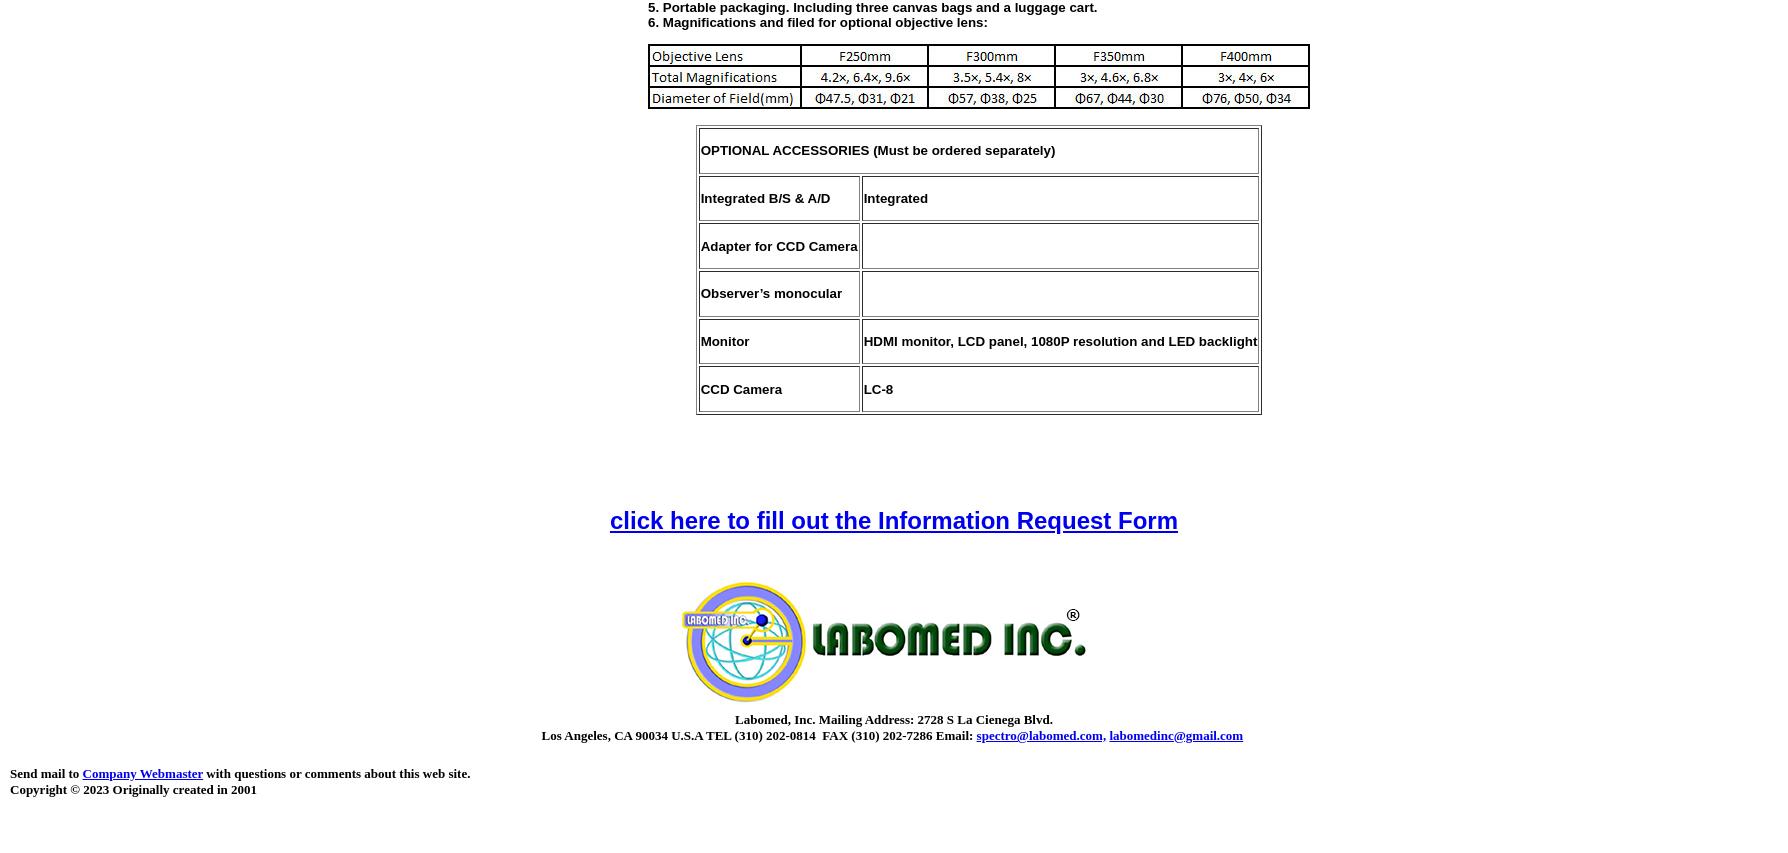 Image resolution: width=1788 pixels, height=853 pixels. Describe the element at coordinates (1059, 340) in the screenshot. I see `'HDMI monitor, LCD panel, 1080P resolution and LED backlight'` at that location.